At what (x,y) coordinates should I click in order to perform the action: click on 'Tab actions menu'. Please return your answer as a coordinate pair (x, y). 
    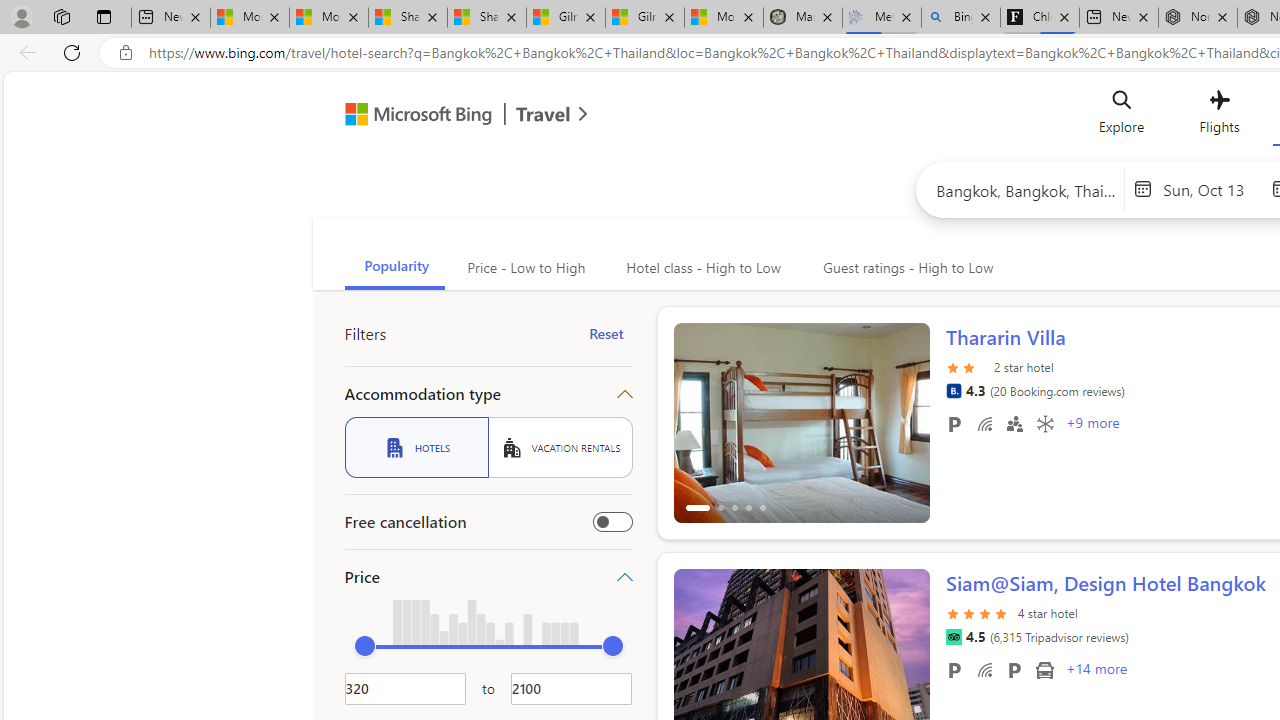
    Looking at the image, I should click on (103, 16).